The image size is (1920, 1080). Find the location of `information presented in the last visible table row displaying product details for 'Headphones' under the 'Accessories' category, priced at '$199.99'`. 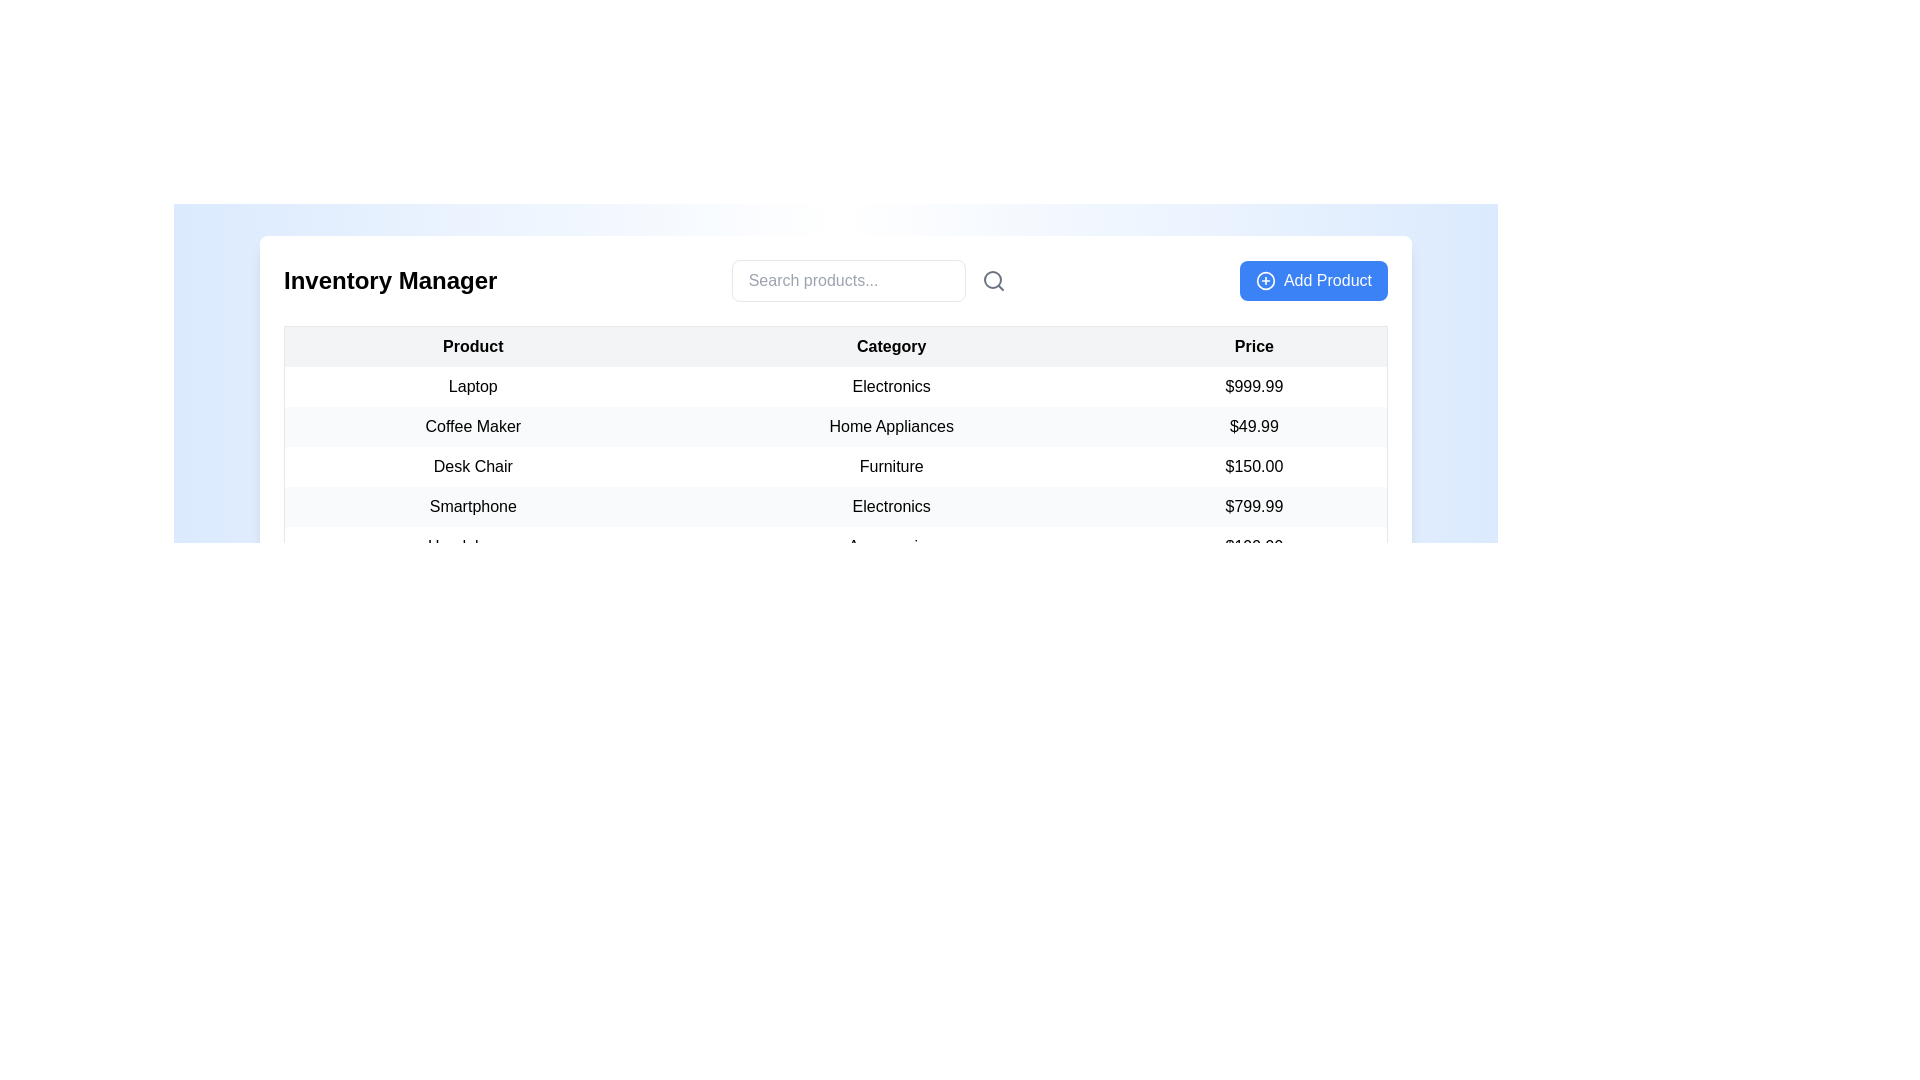

information presented in the last visible table row displaying product details for 'Headphones' under the 'Accessories' category, priced at '$199.99' is located at coordinates (835, 547).